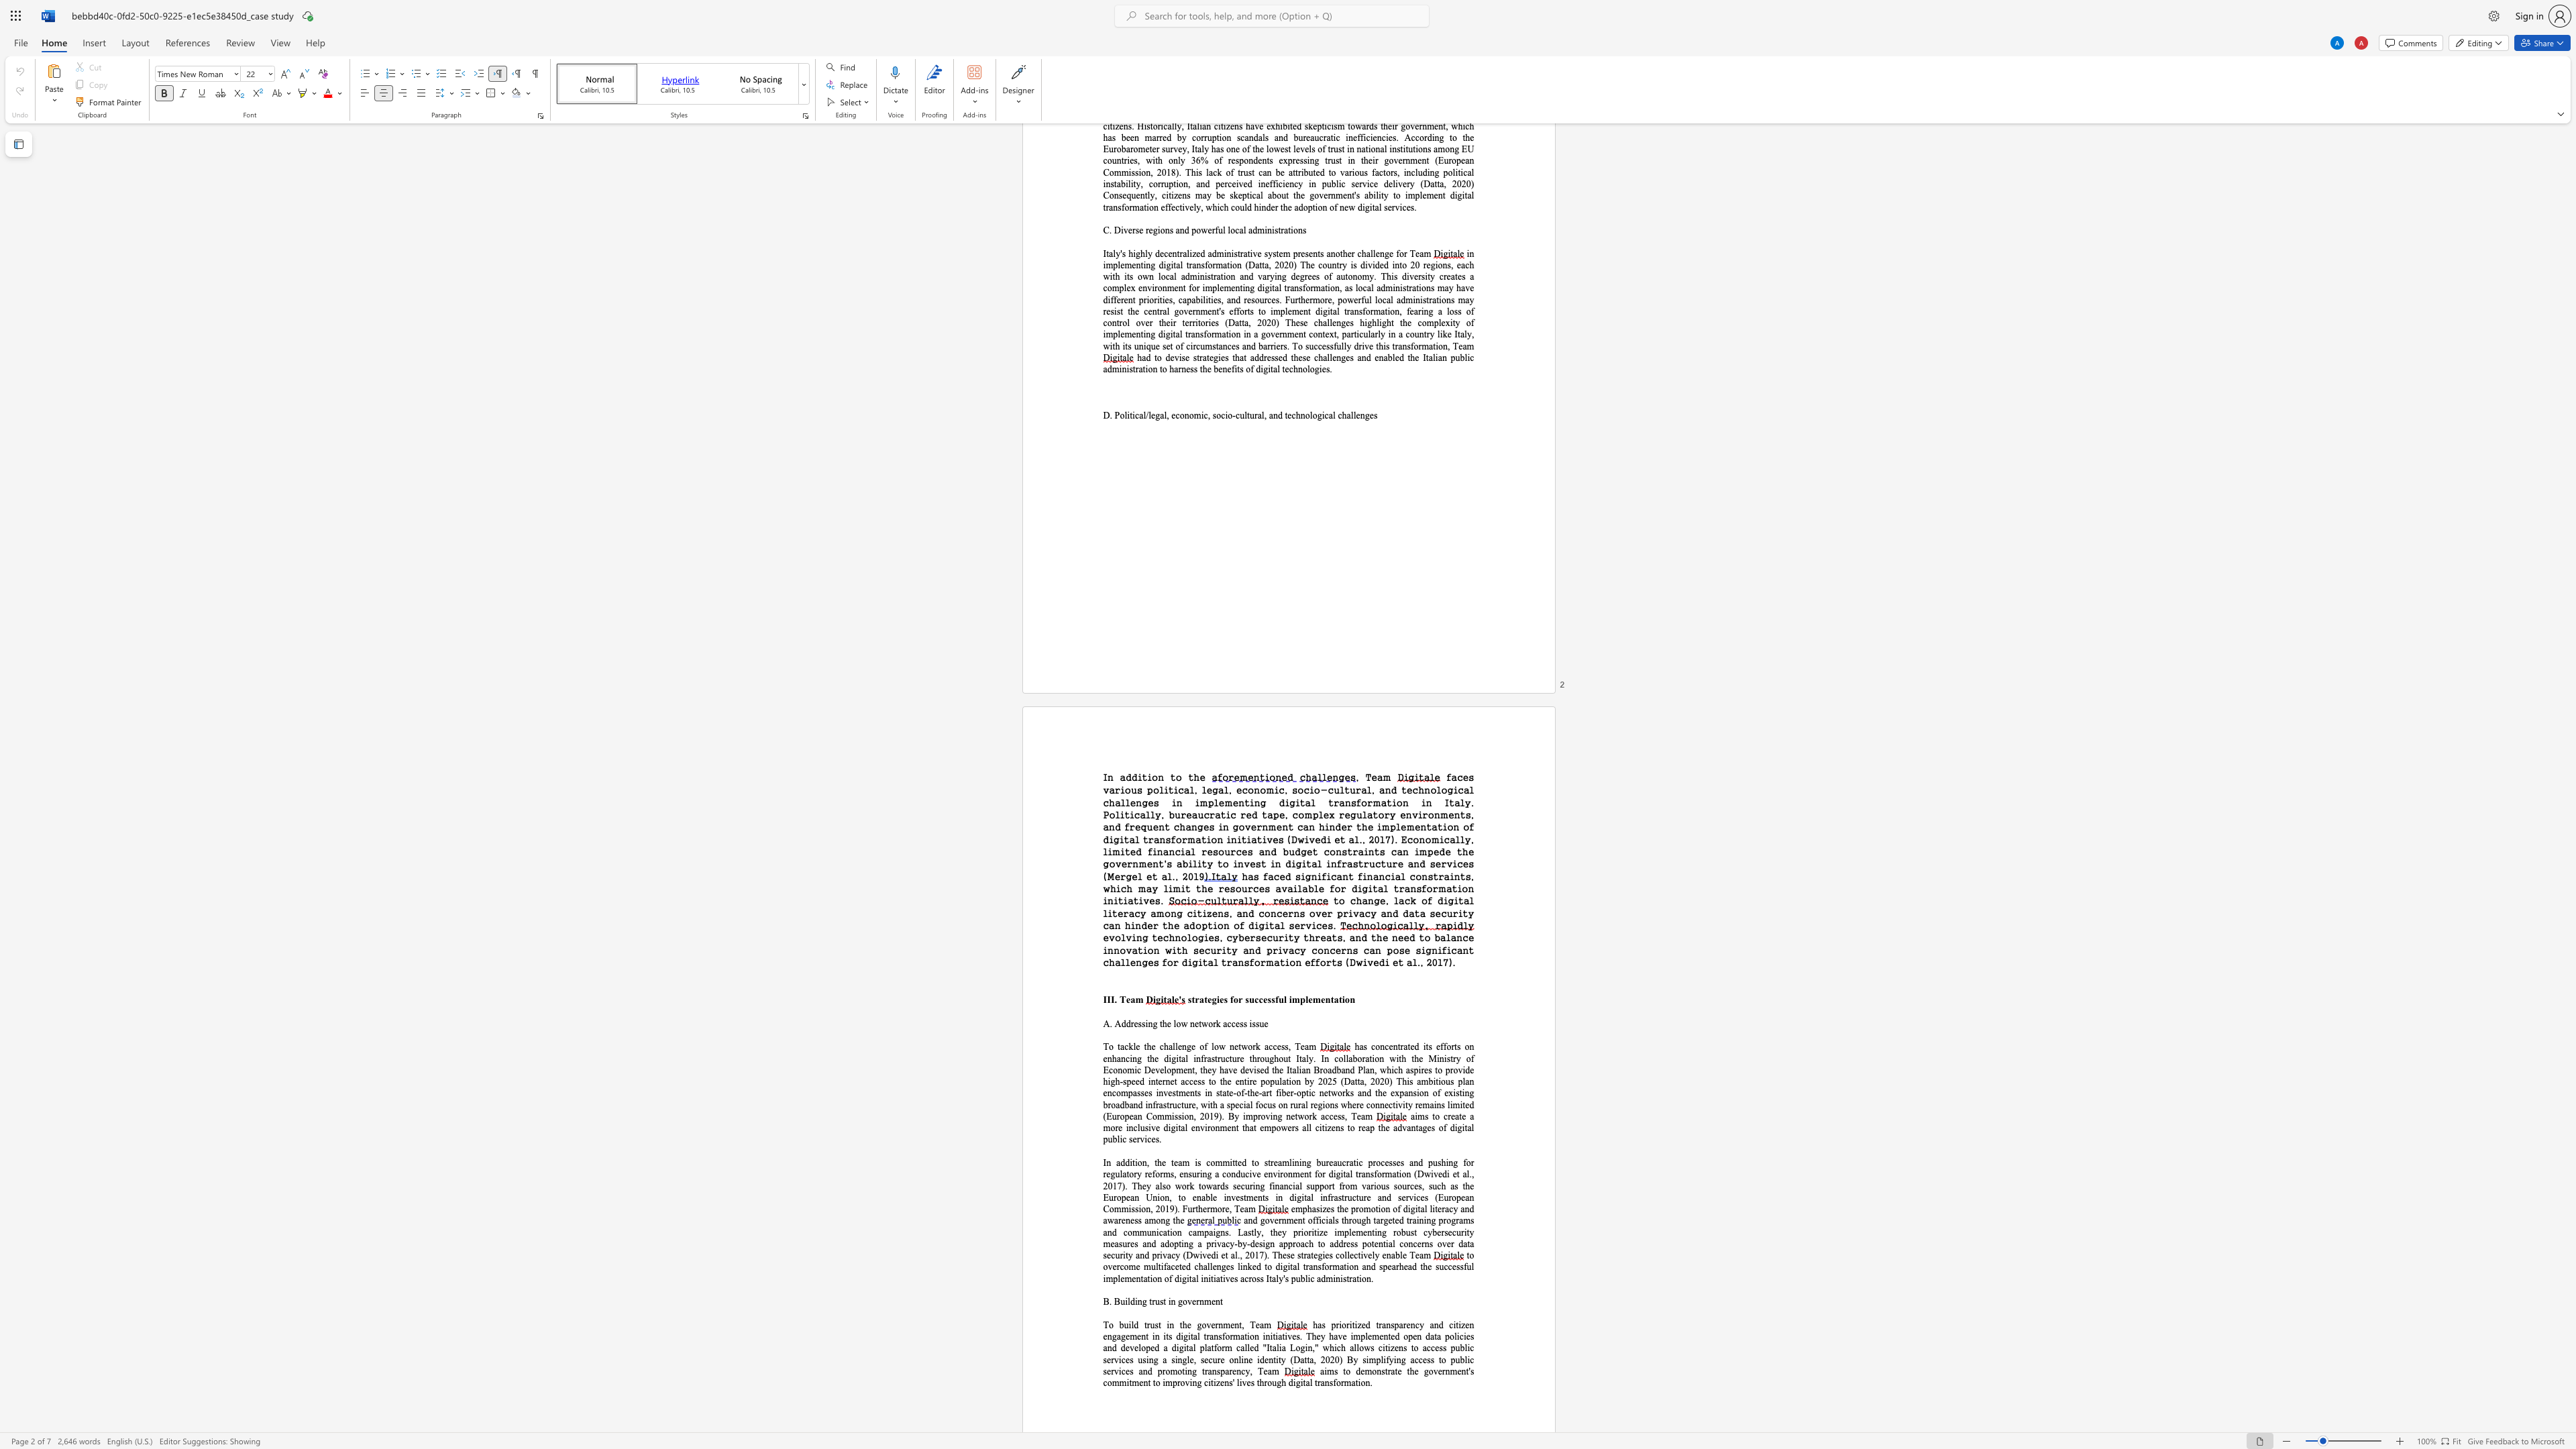  Describe the element at coordinates (1448, 1162) in the screenshot. I see `the subset text "ng for regulato" within the text "In addition, the team is committed to streamlining bureaucratic processes and pushing for regulatory reforms, ensuring a conducive environment for digital transformation (Dwivedi et al., 2017). They also work towards securing financial support from various sources, such as the European Union, to enable investments in digital infrastructure and services (European Commission, 2019). Furthermore, Team"` at that location.